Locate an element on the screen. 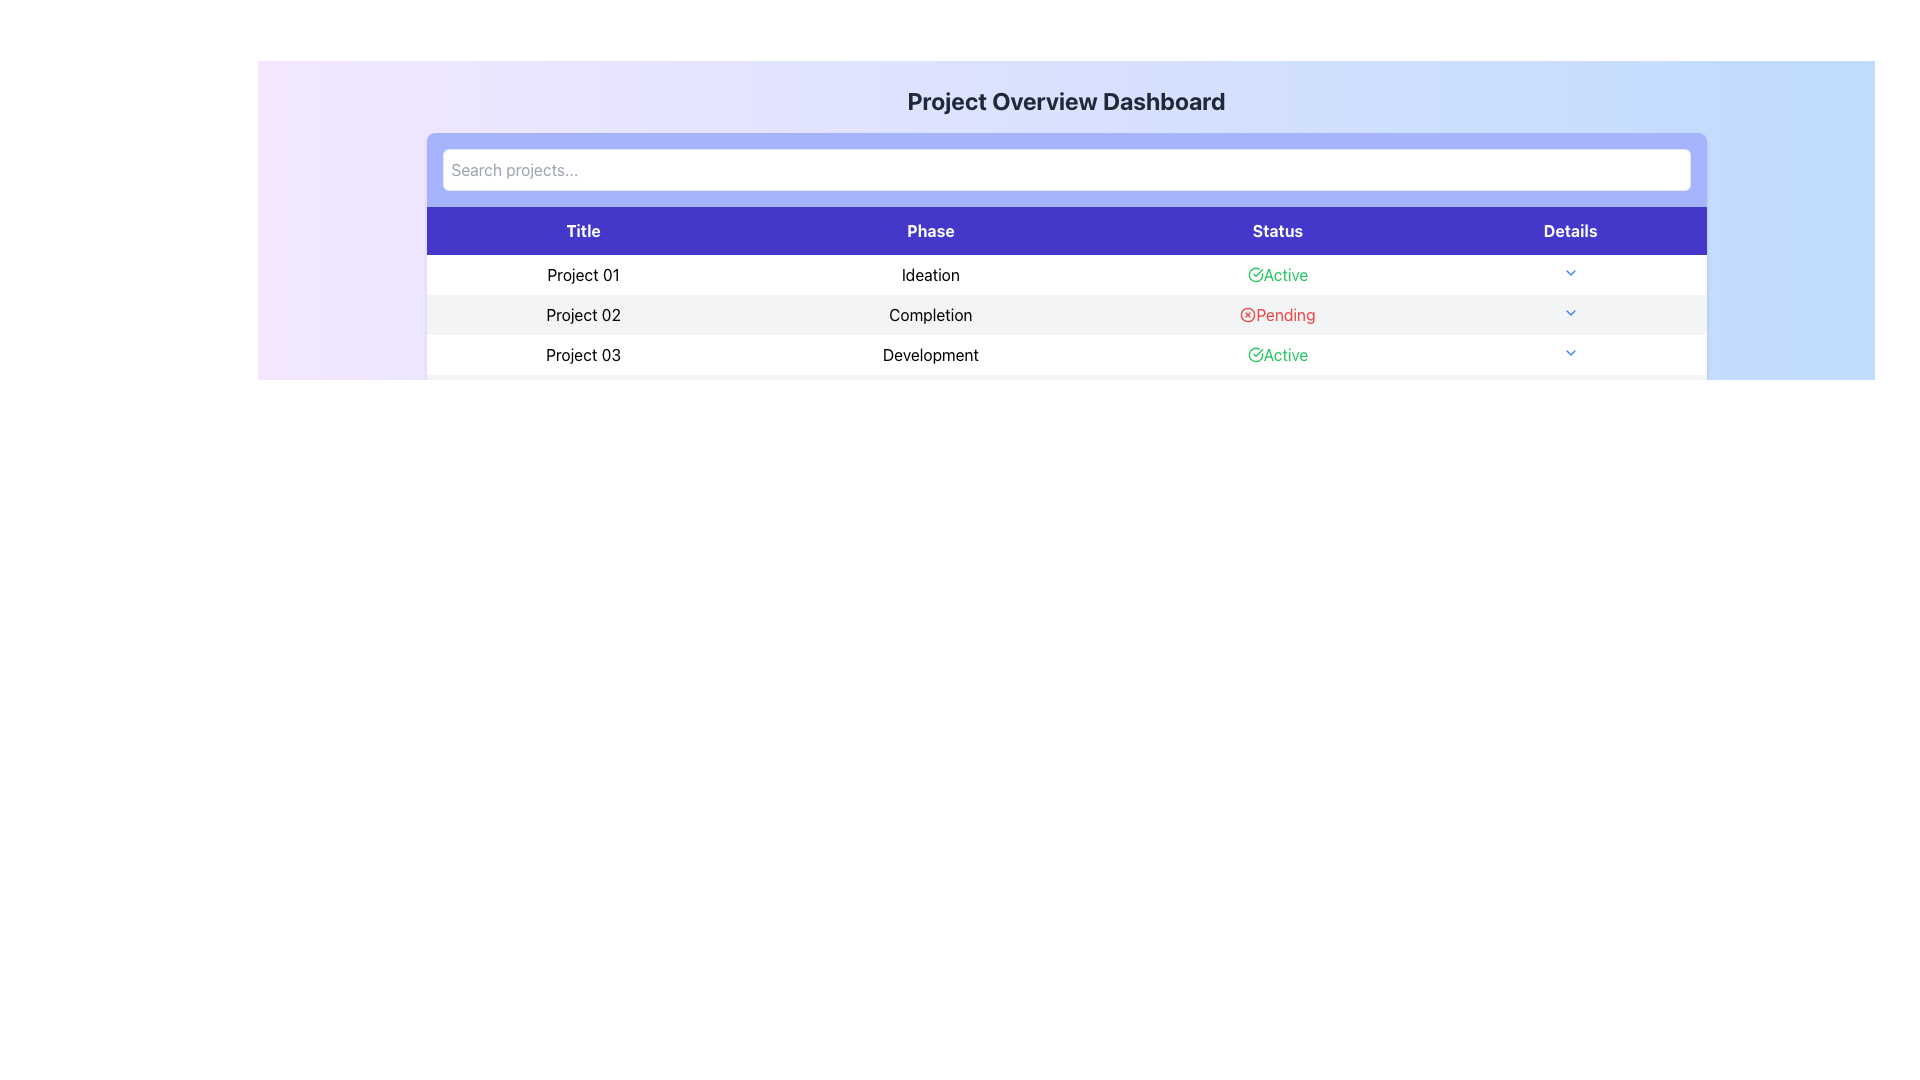 The image size is (1920, 1080). the 'Status' header label in the project data table, which is the third label in the horizontal header row is located at coordinates (1276, 230).